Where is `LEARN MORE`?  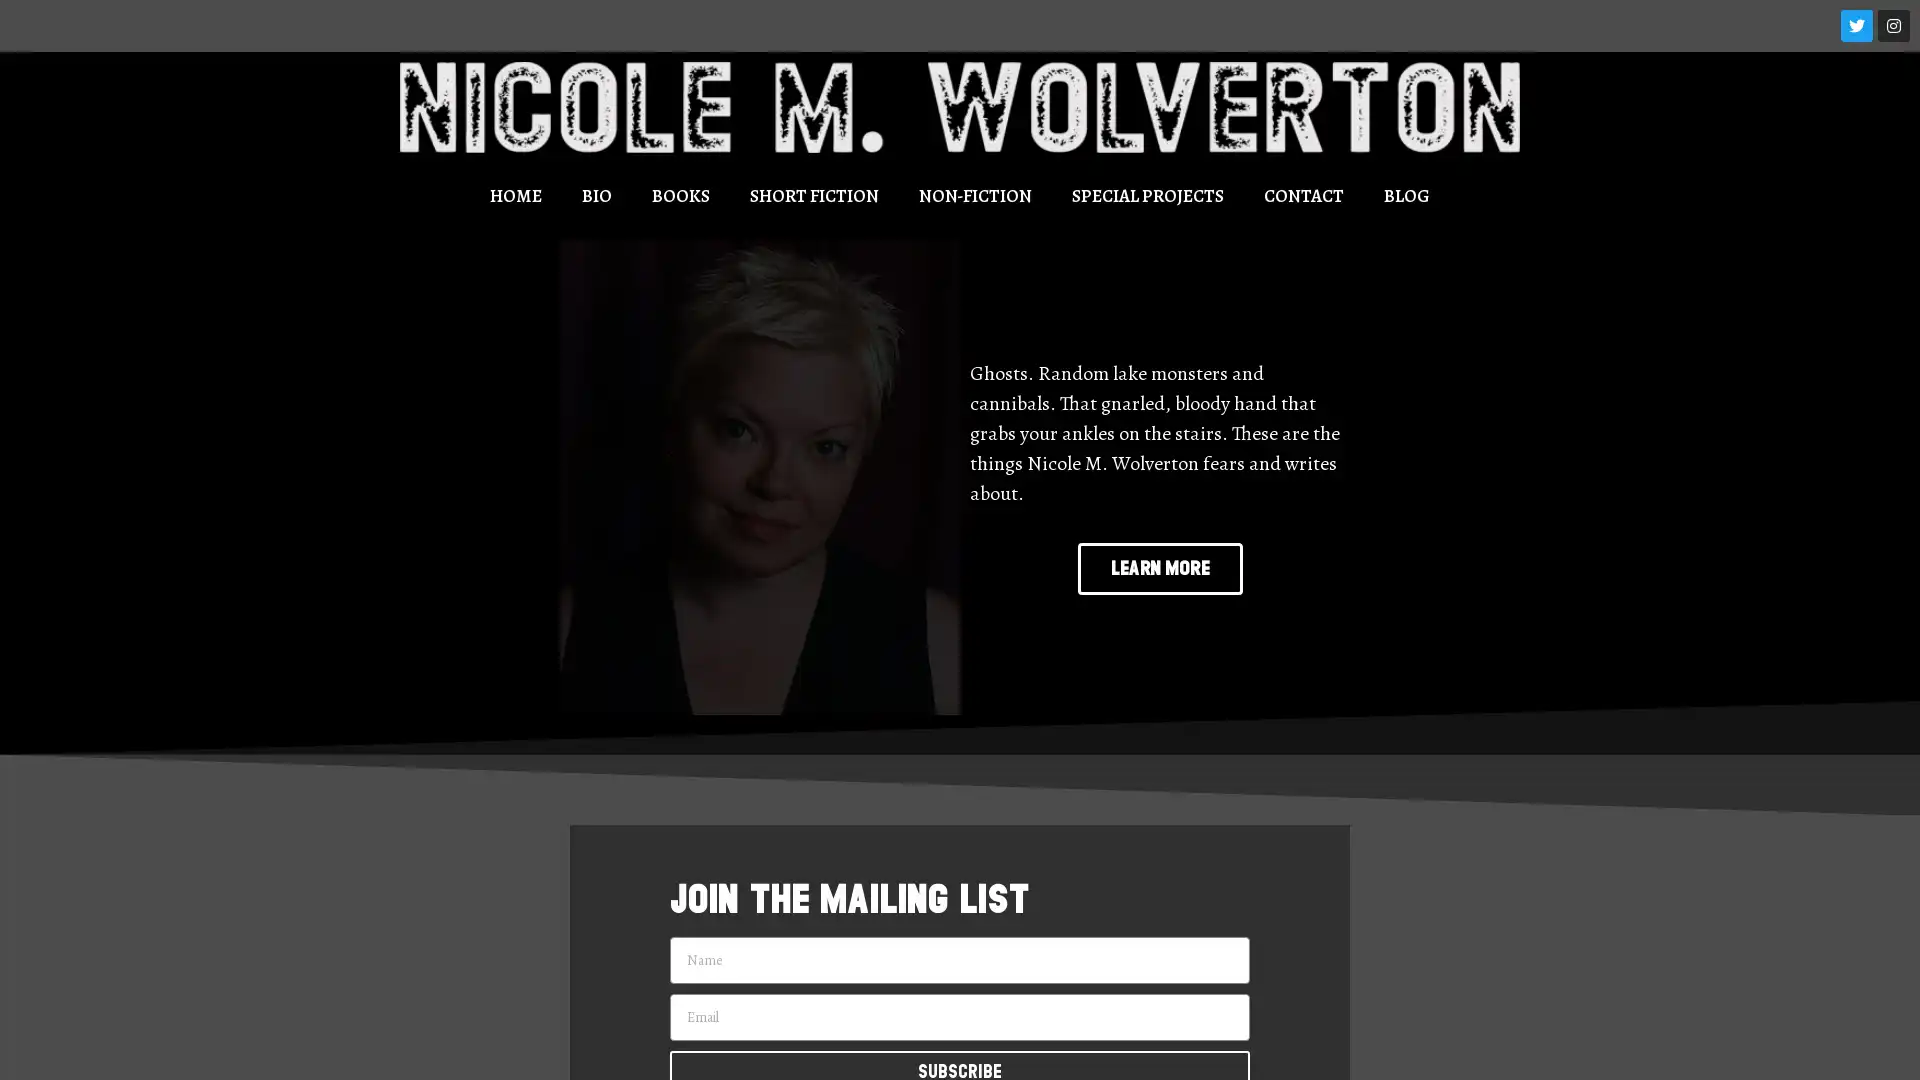
LEARN MORE is located at coordinates (1159, 569).